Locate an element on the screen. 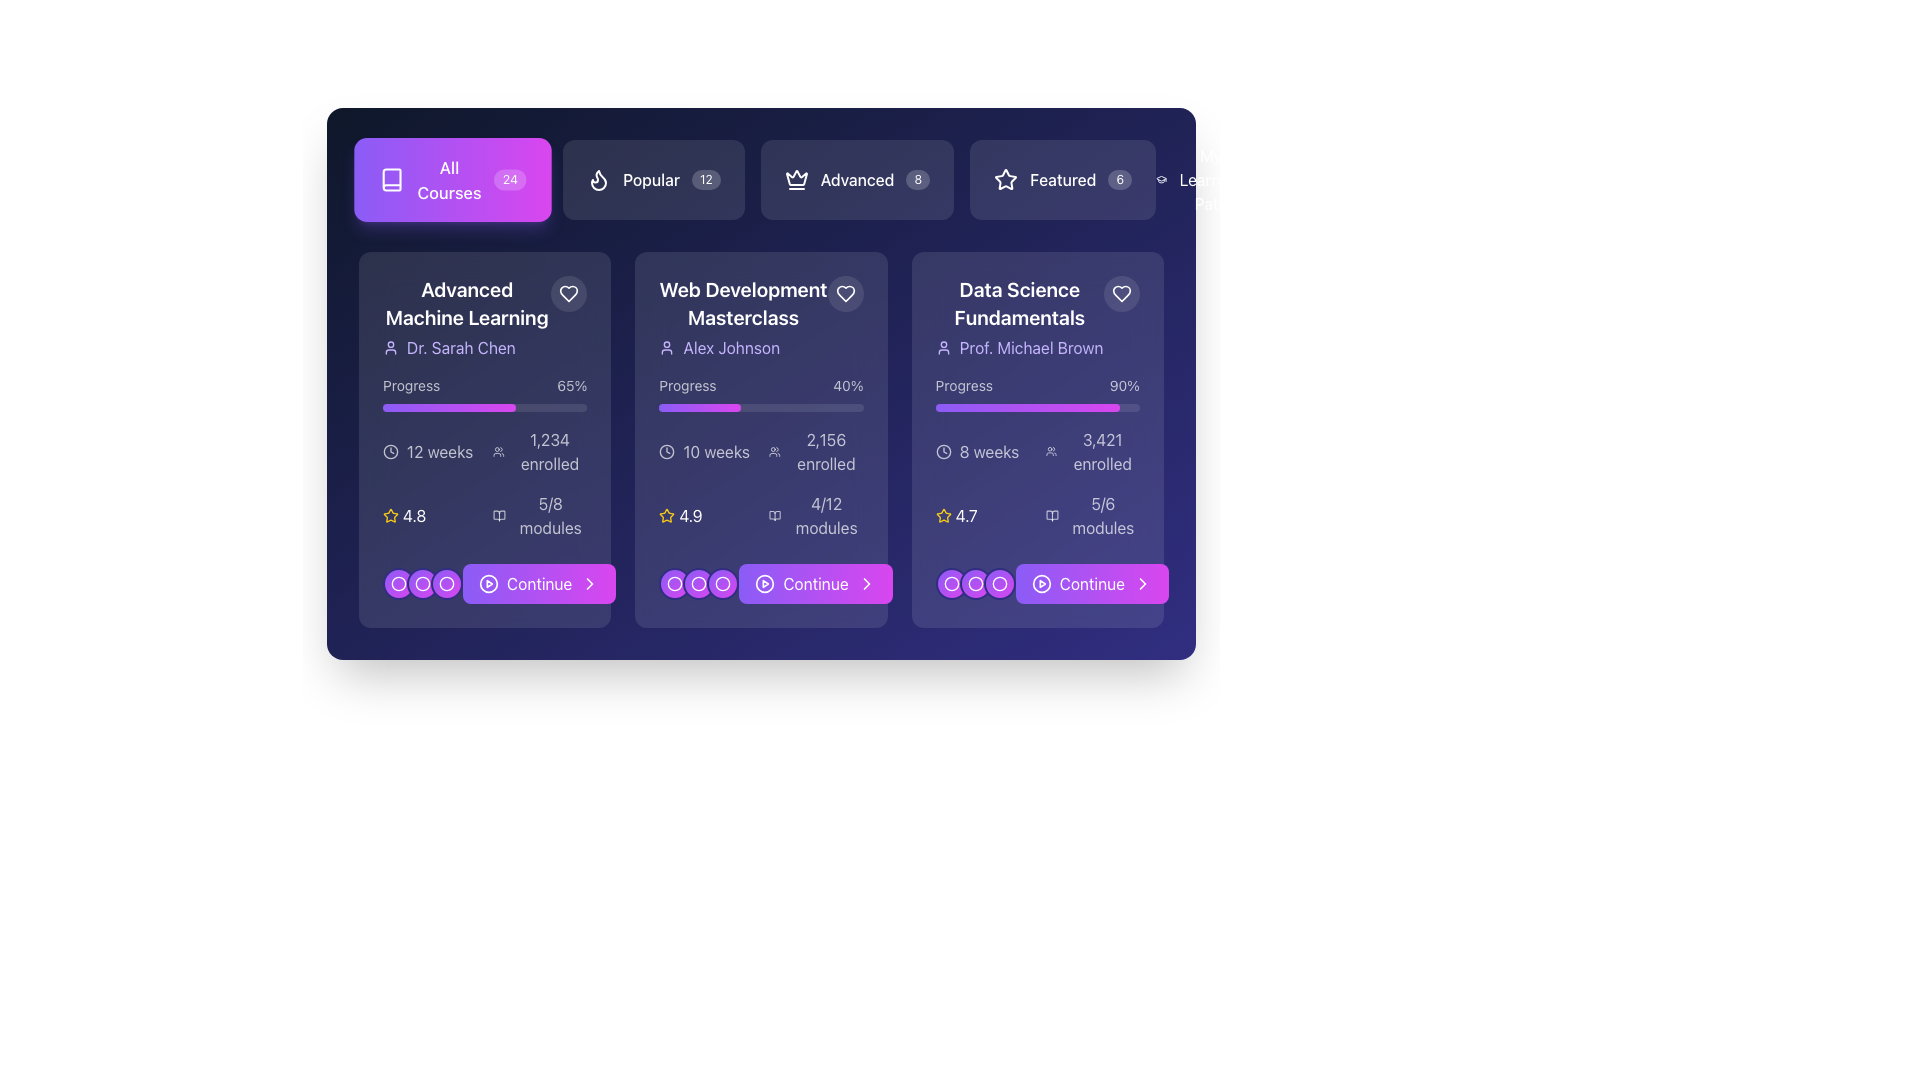 This screenshot has height=1080, width=1920. the first circular progress indicator with a gradient fill located at the bottom of the 'Web Development Masterclass' card is located at coordinates (675, 583).